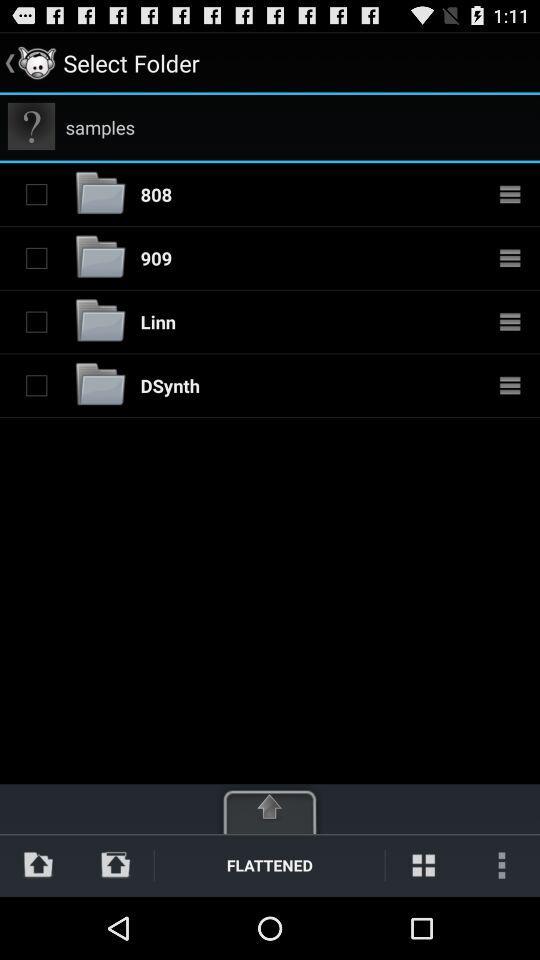  I want to click on options, so click(510, 384).